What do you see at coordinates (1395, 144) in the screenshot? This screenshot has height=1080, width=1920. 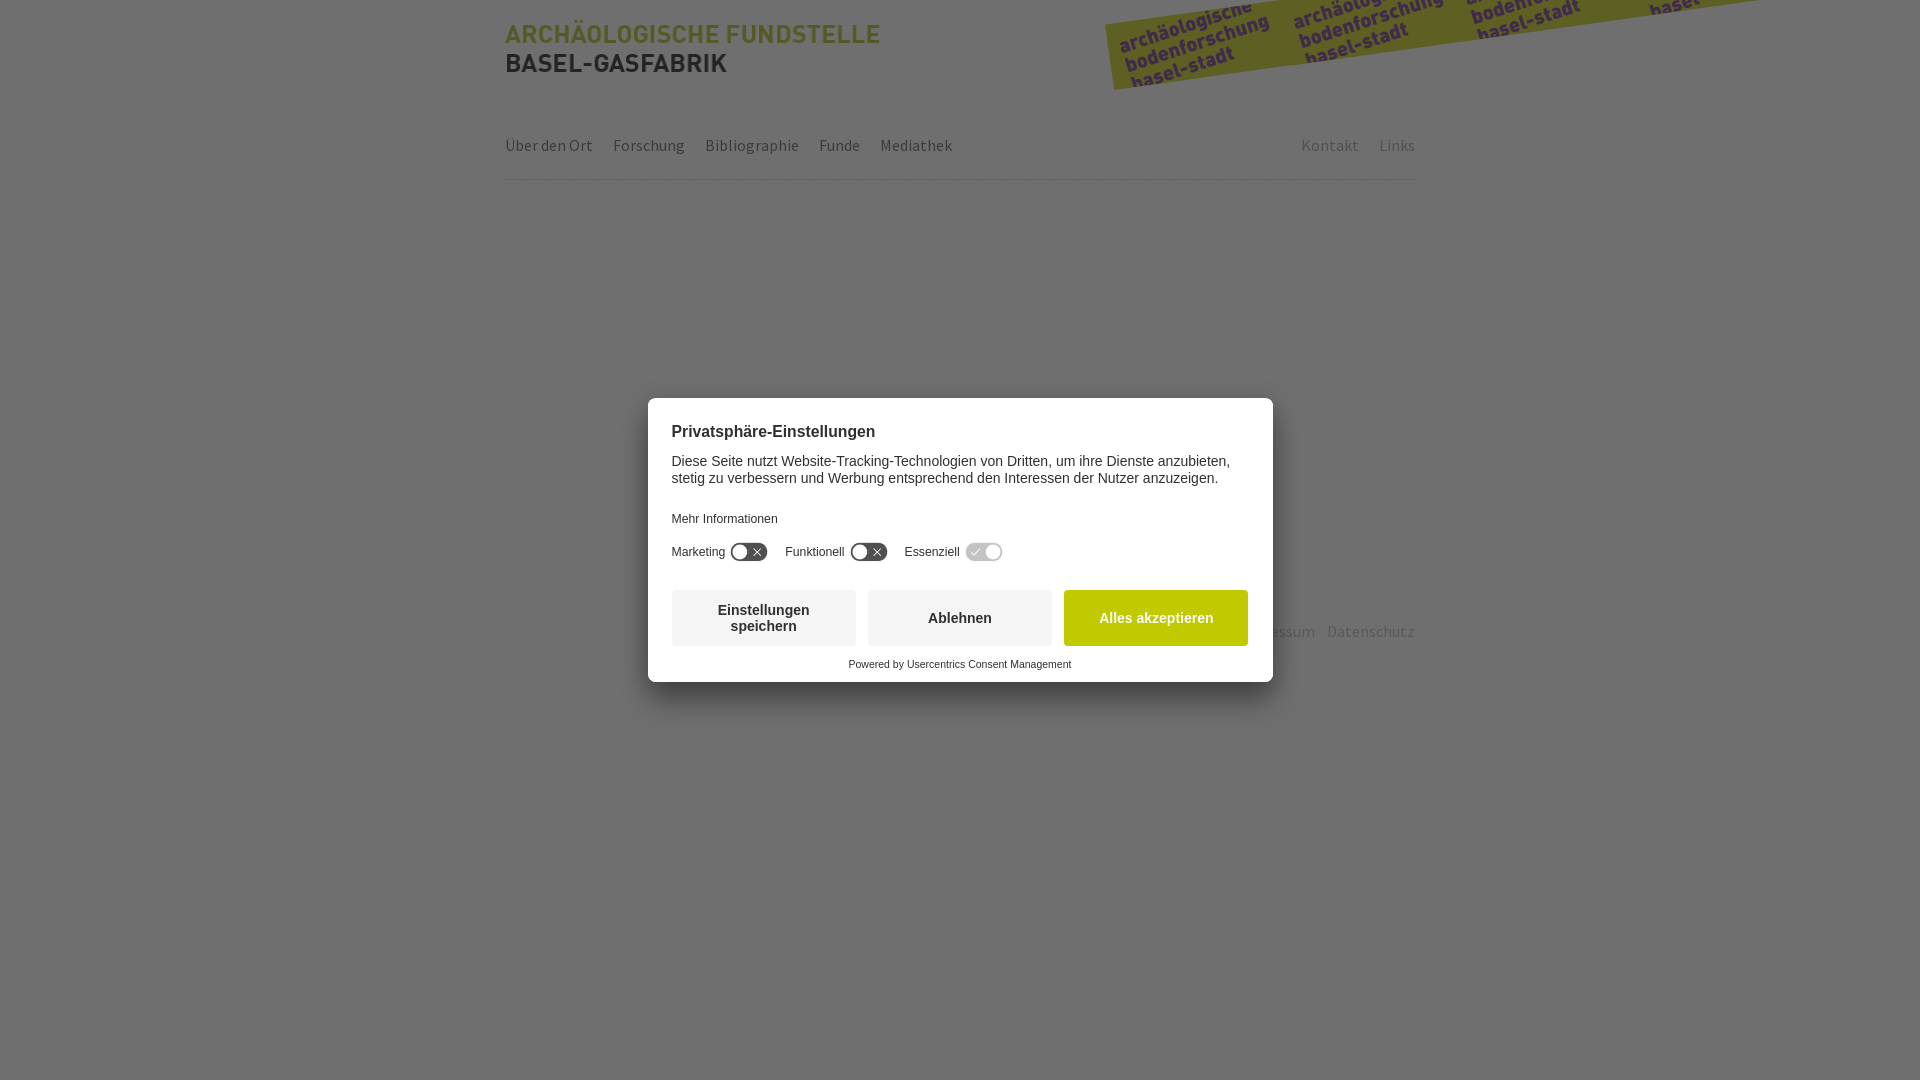 I see `'Links'` at bounding box center [1395, 144].